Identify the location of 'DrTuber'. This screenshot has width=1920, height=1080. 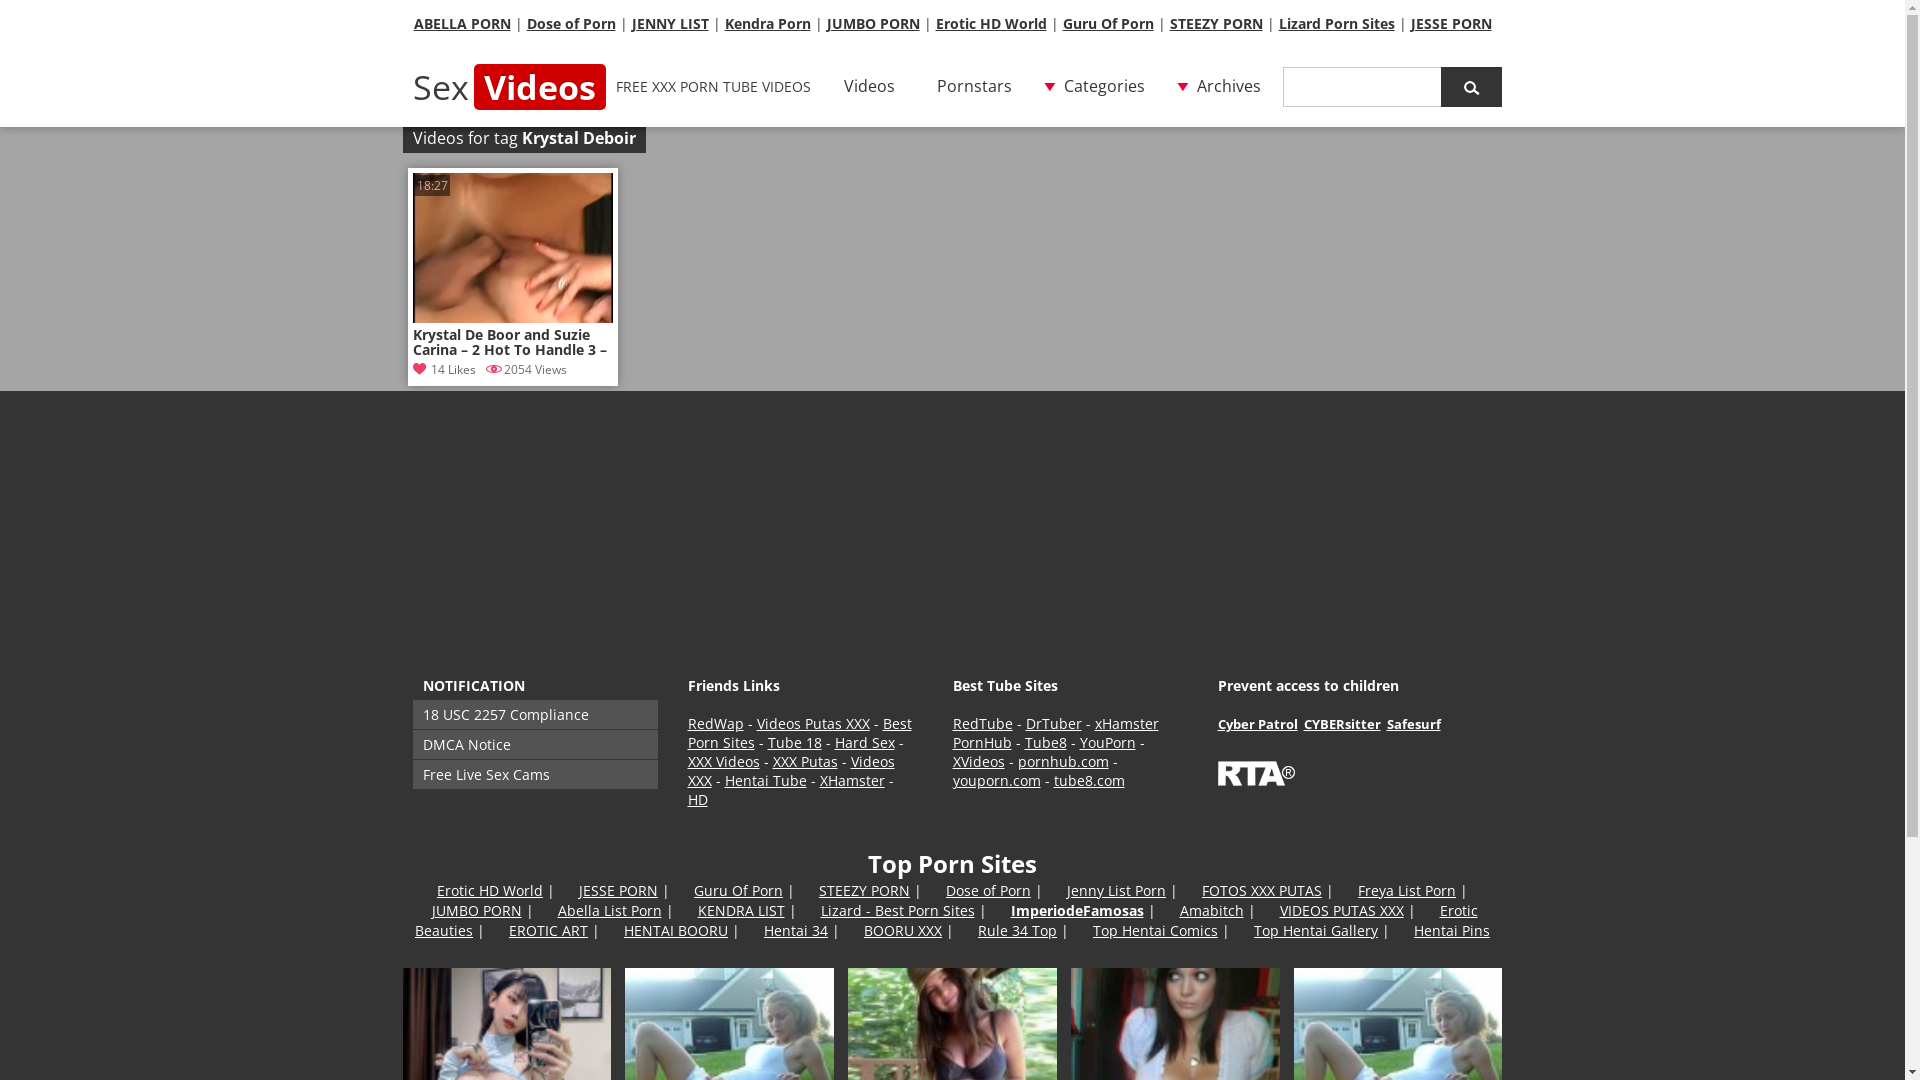
(1053, 723).